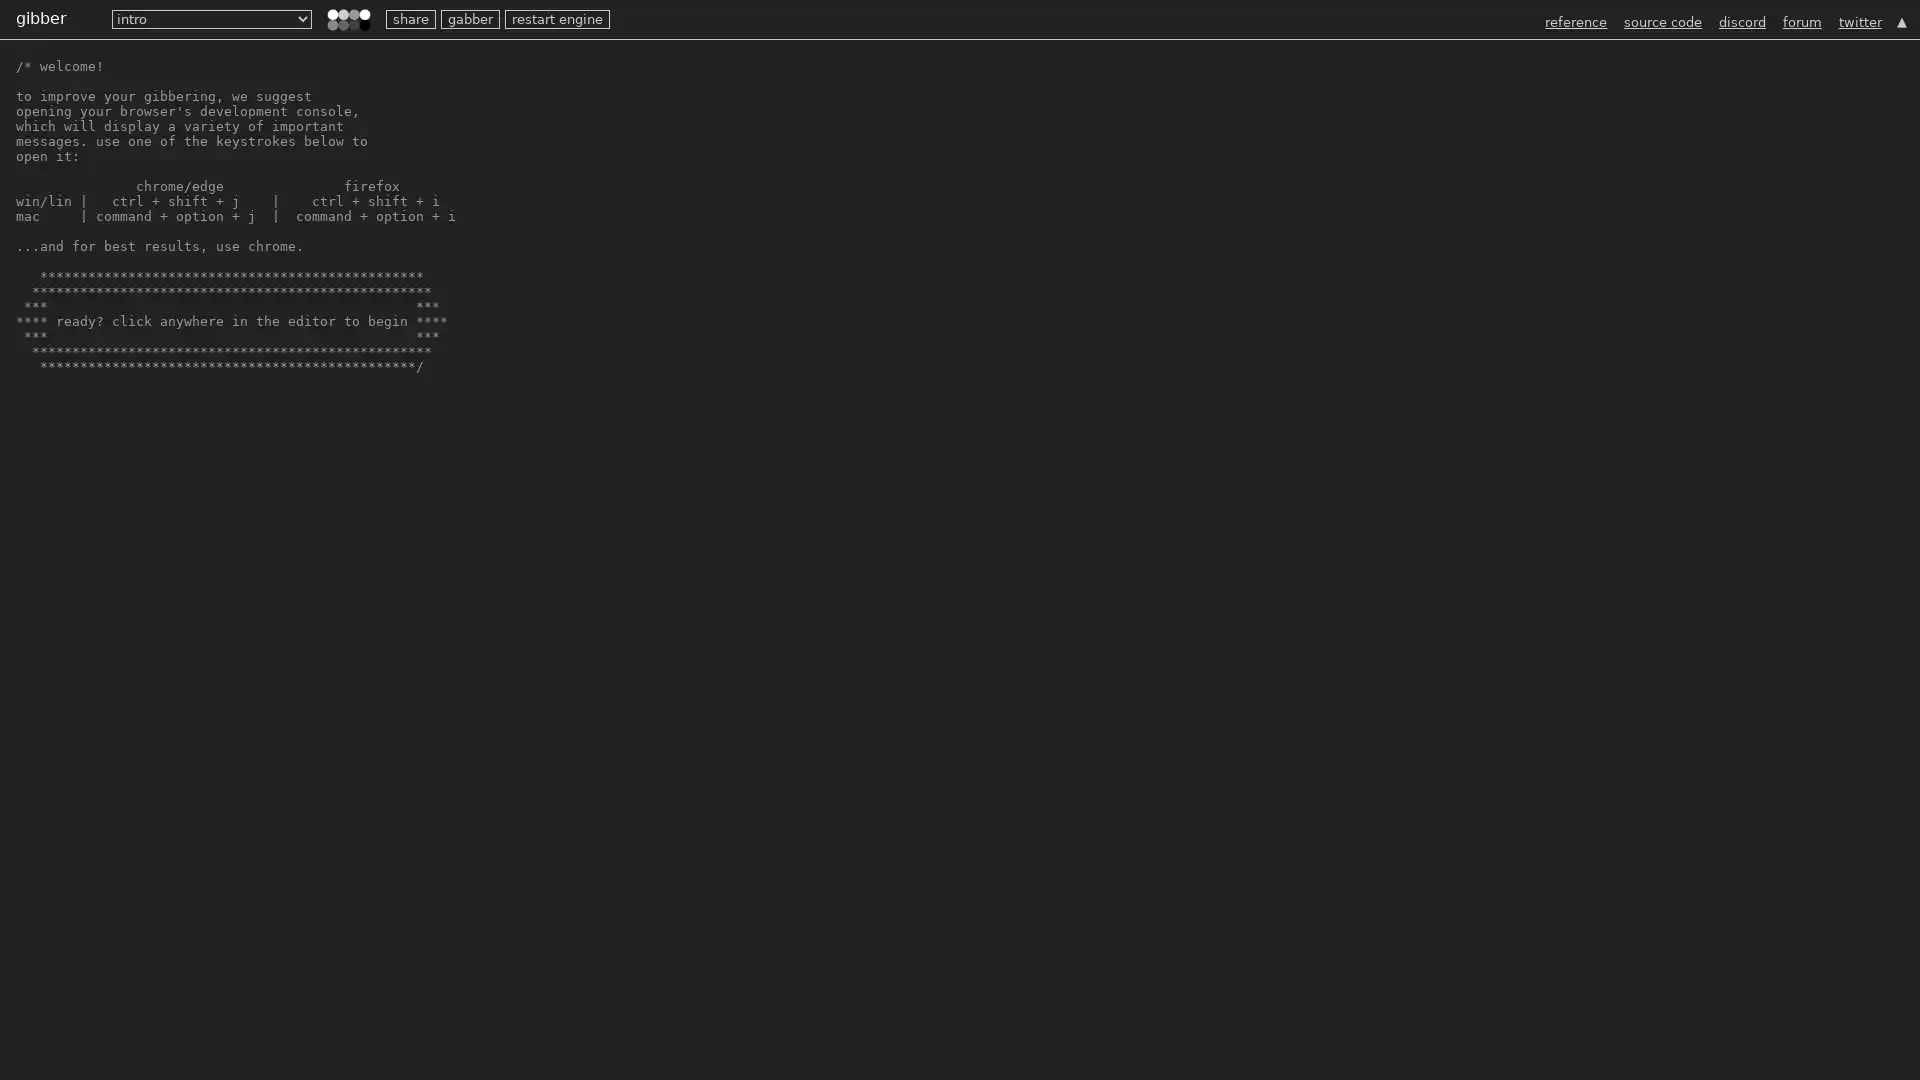  What do you see at coordinates (469, 19) in the screenshot?
I see `gabber` at bounding box center [469, 19].